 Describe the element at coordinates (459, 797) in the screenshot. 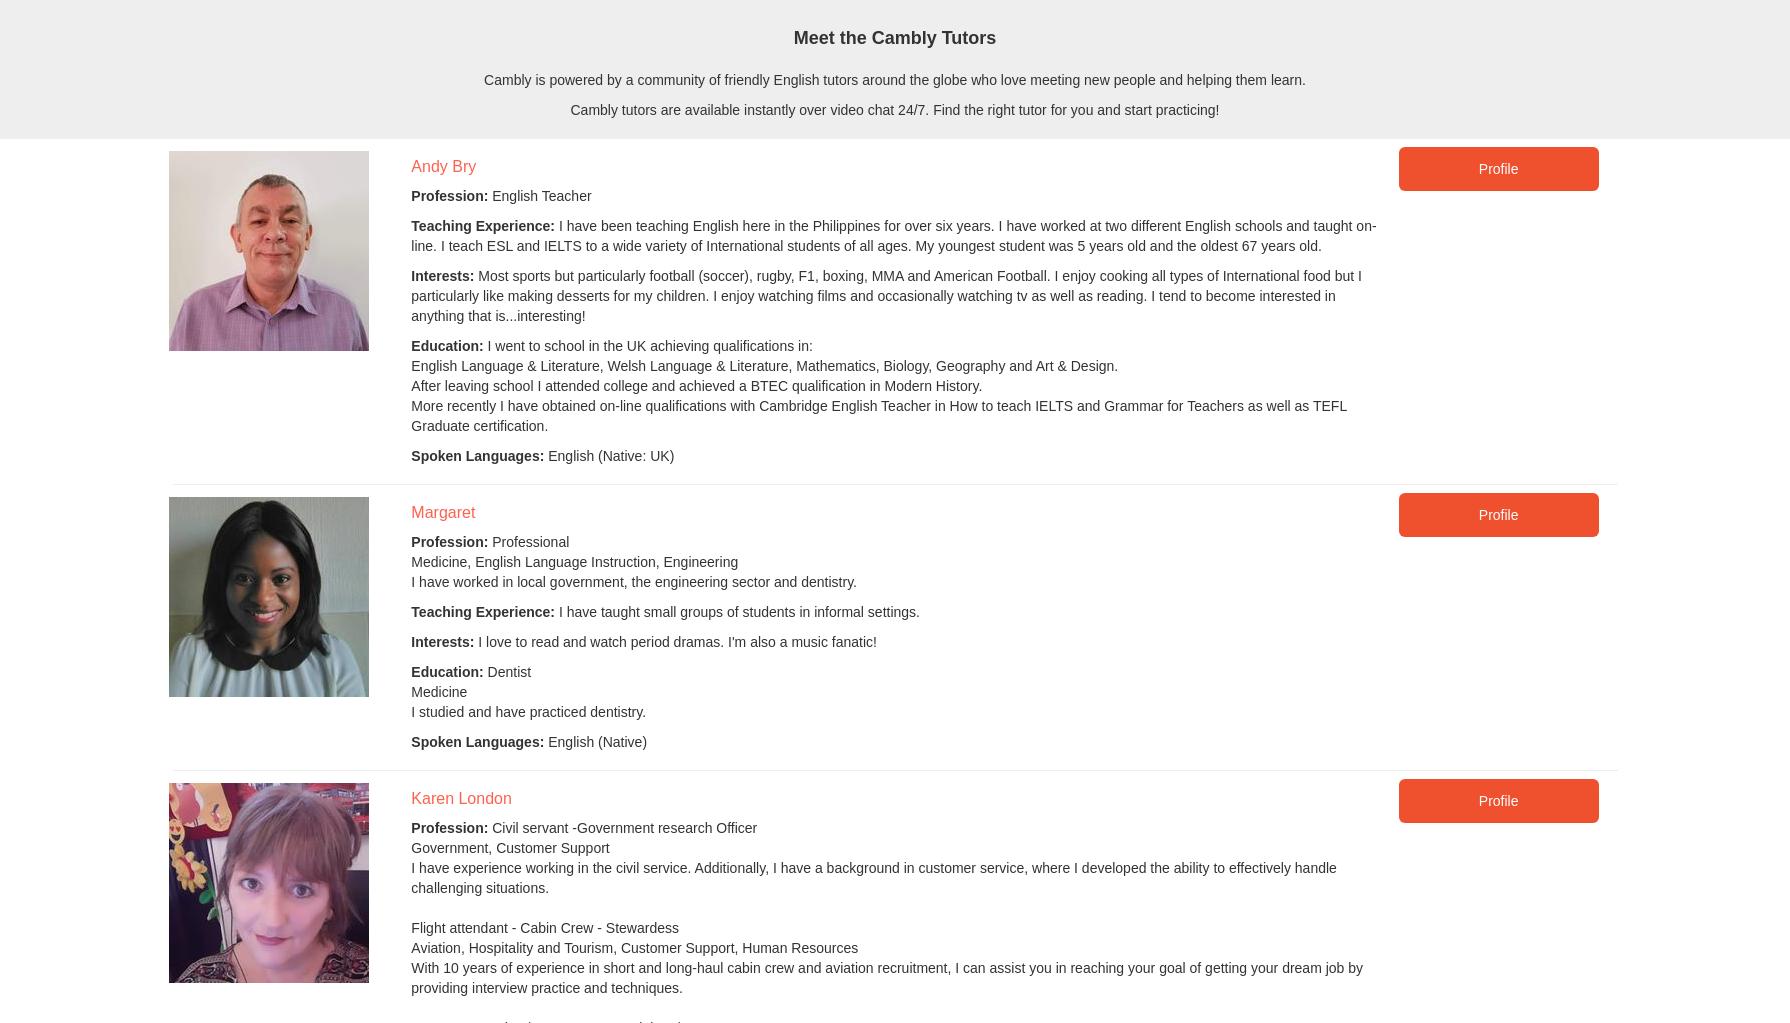

I see `'Karen London'` at that location.